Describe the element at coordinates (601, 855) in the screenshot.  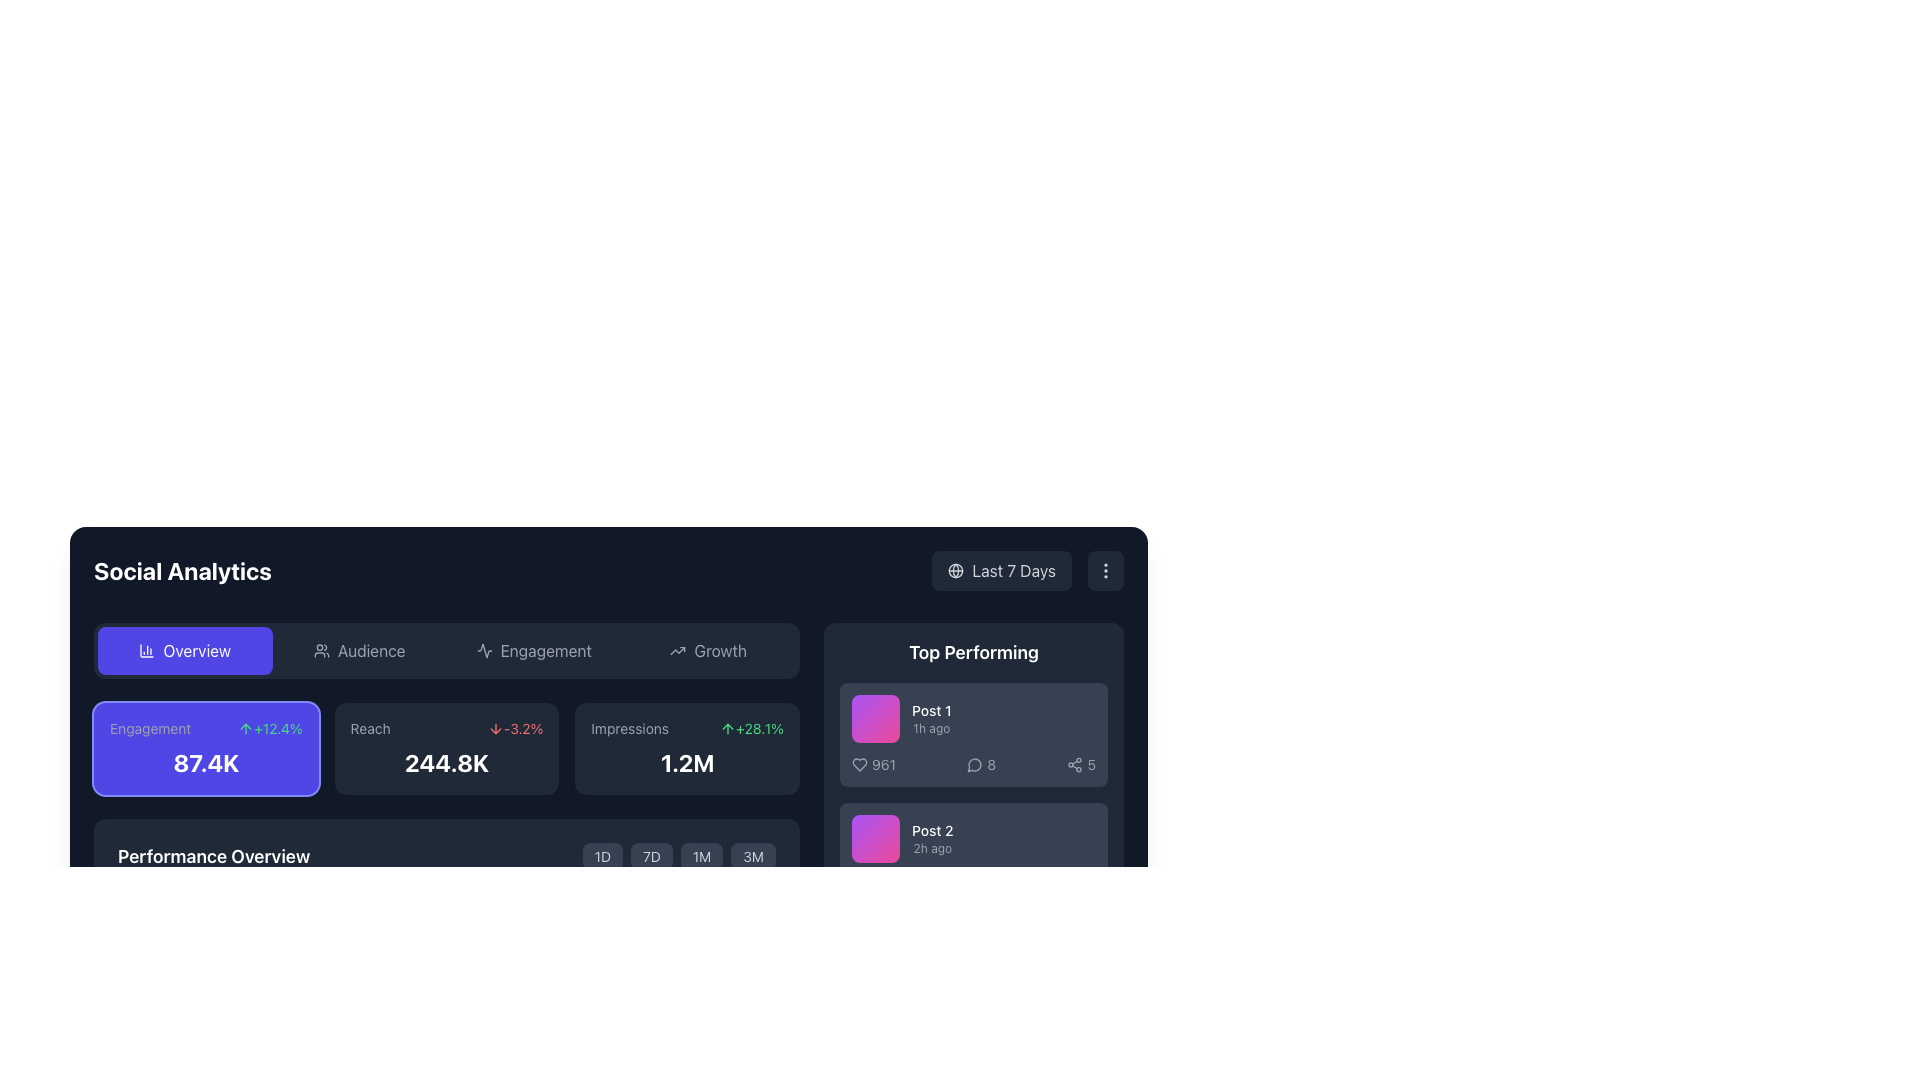
I see `the rectangular button with rounded corners and light gray text displaying '1D'` at that location.